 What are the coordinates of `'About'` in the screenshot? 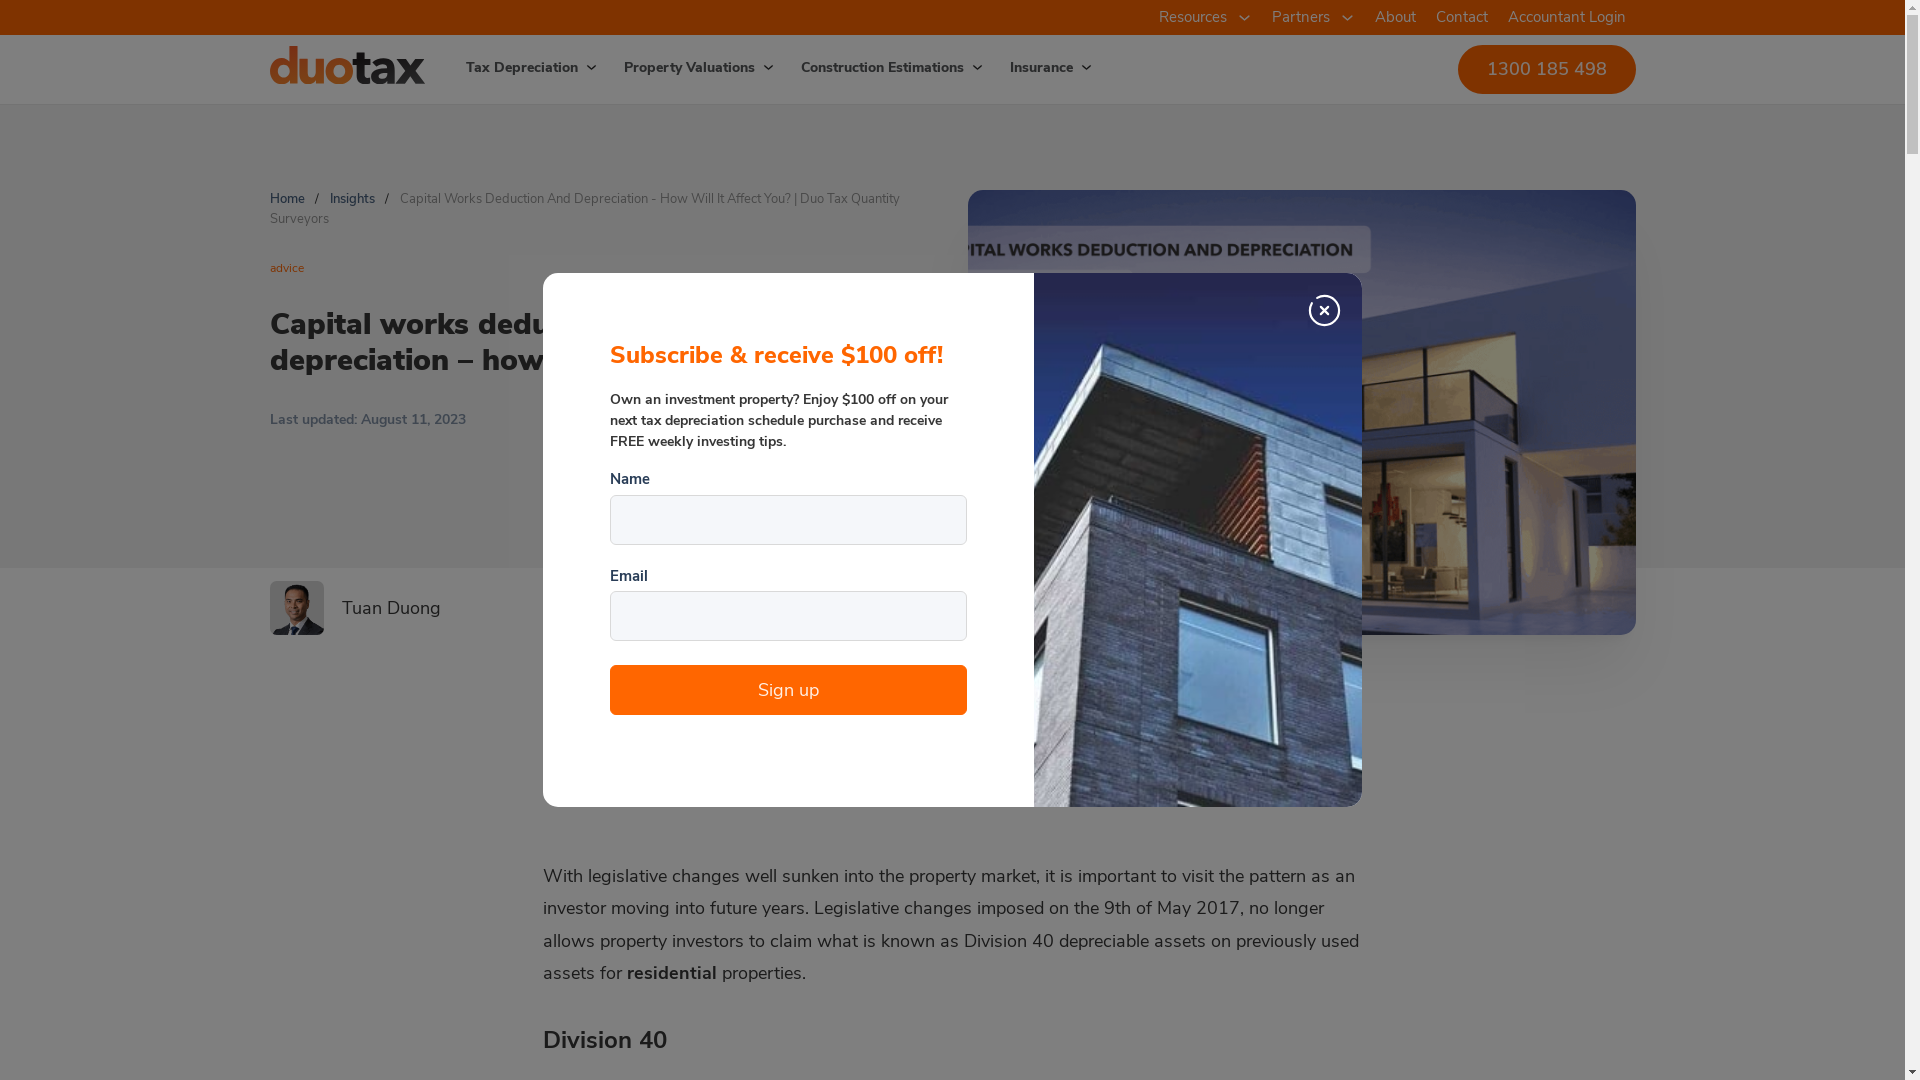 It's located at (1393, 17).